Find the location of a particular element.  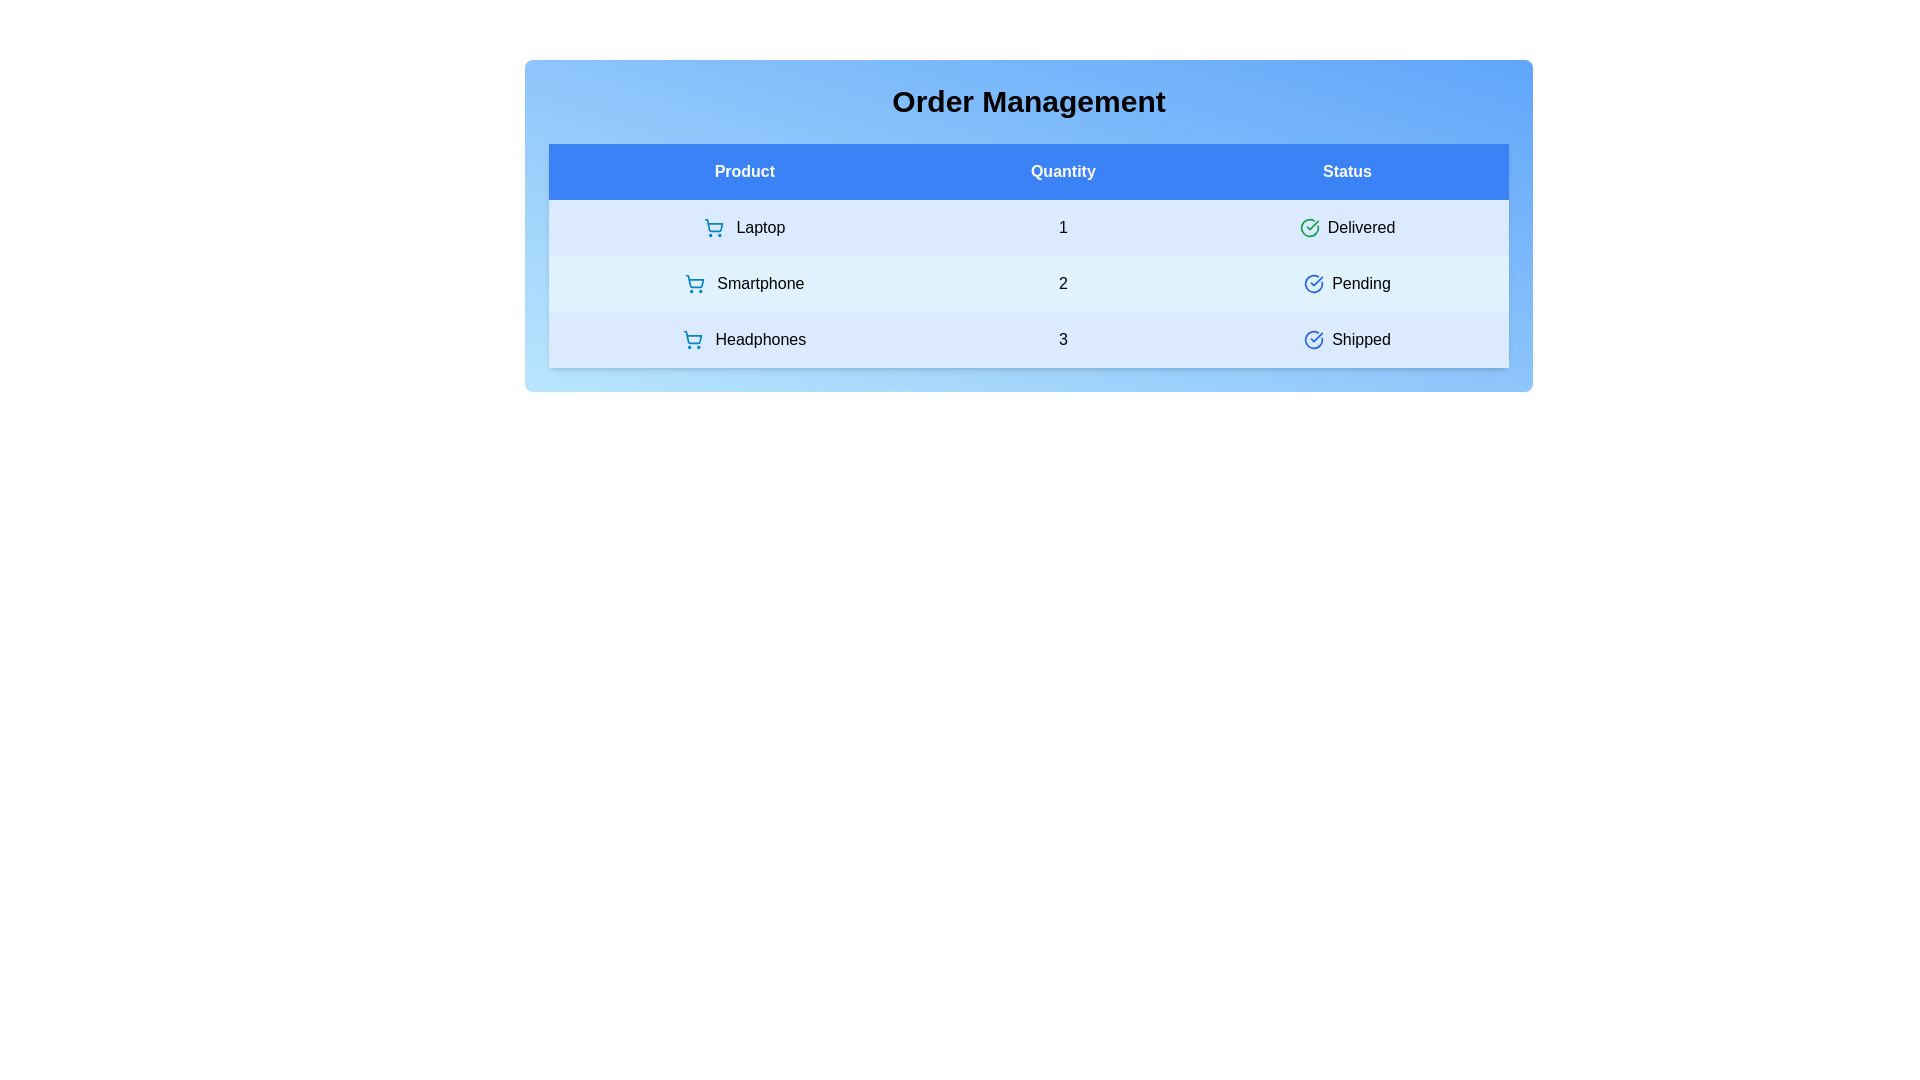

the status icon for the product Headphones to view its details is located at coordinates (1314, 338).